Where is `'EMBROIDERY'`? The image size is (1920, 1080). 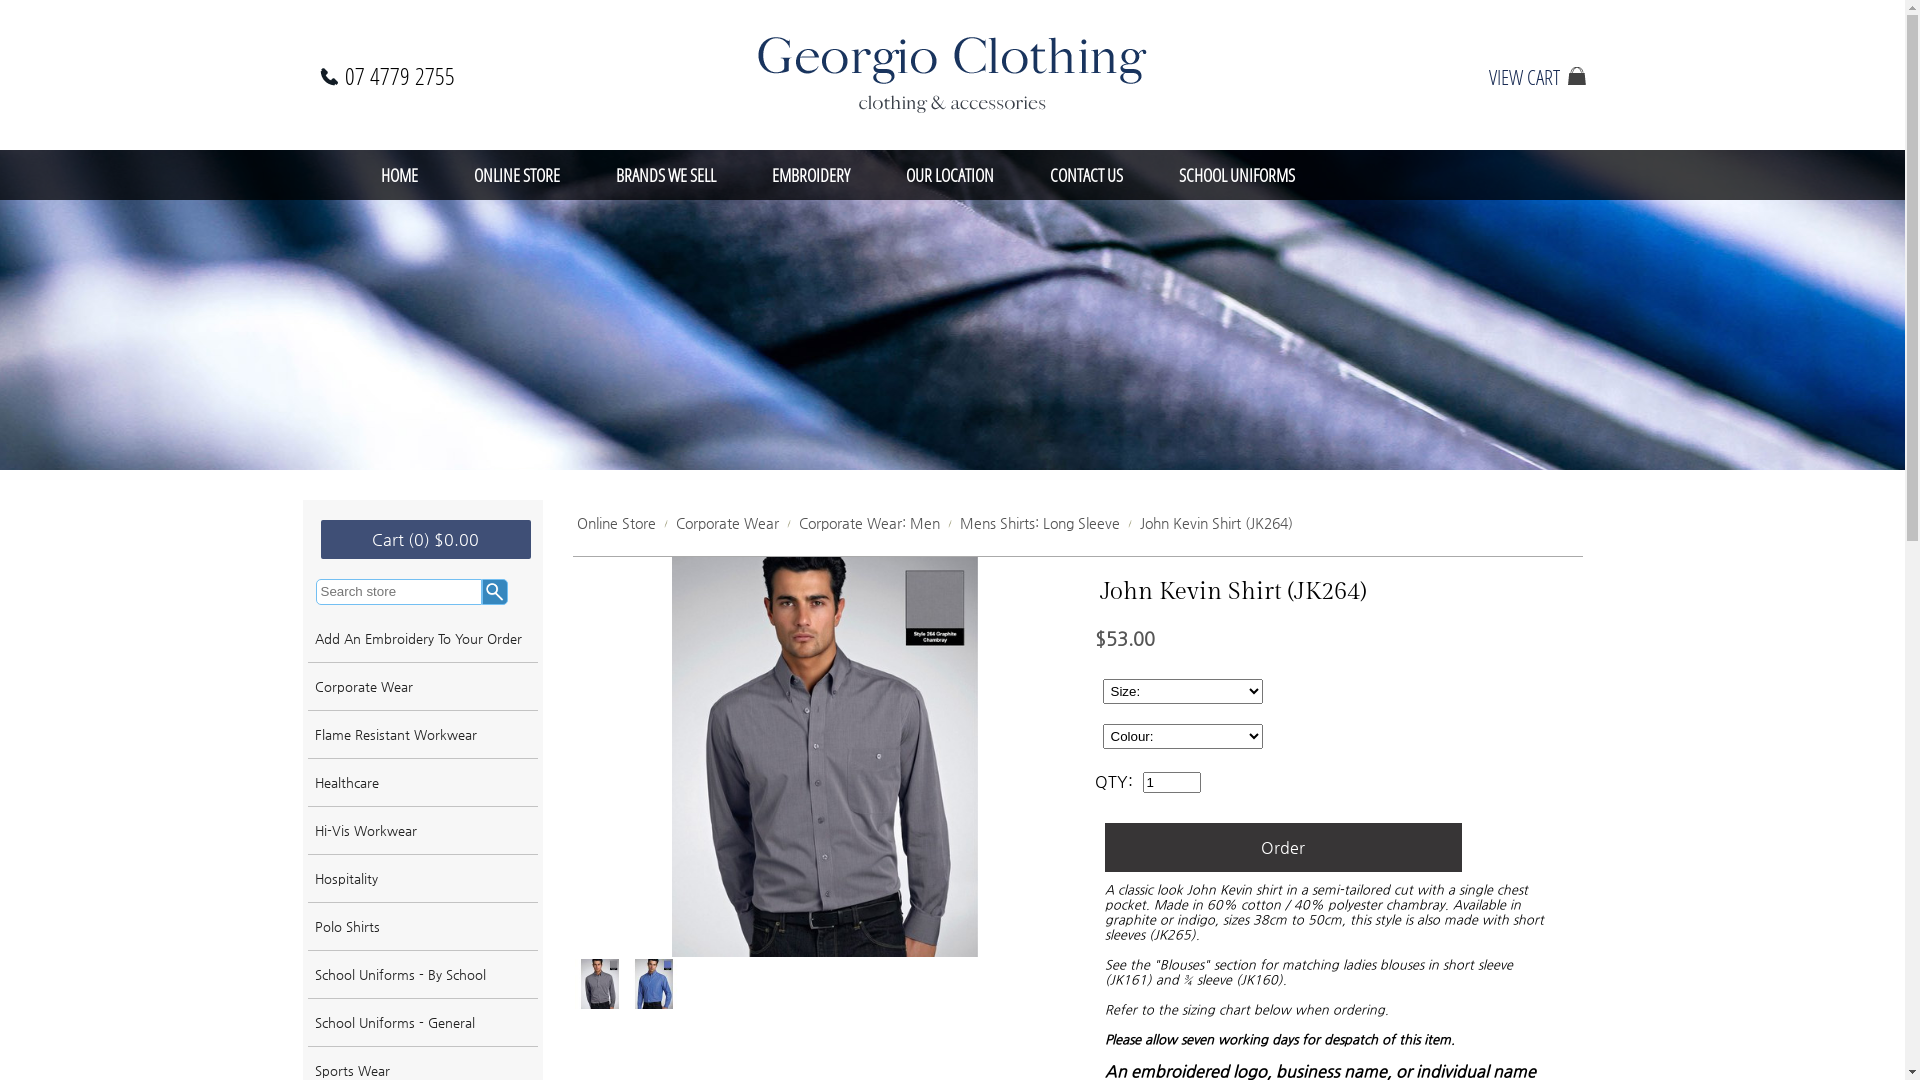 'EMBROIDERY' is located at coordinates (743, 173).